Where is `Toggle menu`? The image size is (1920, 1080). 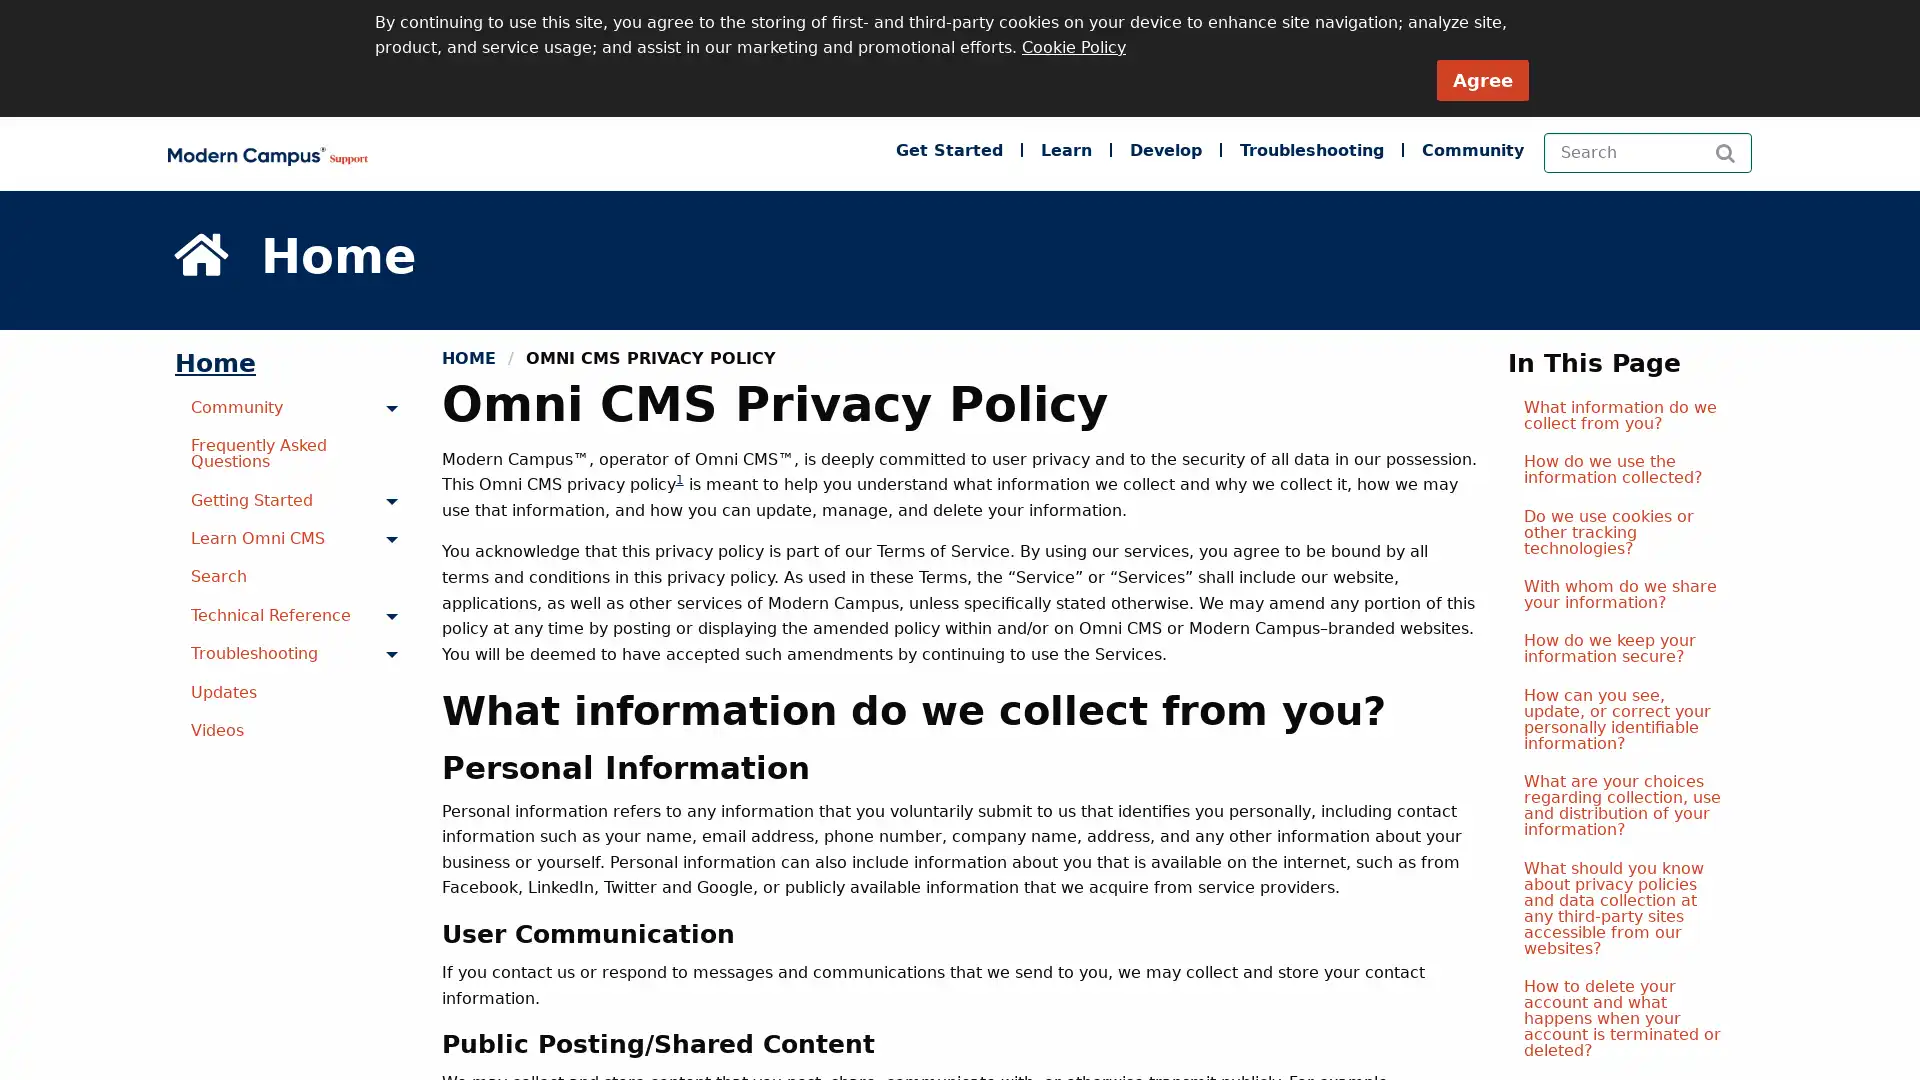 Toggle menu is located at coordinates (390, 655).